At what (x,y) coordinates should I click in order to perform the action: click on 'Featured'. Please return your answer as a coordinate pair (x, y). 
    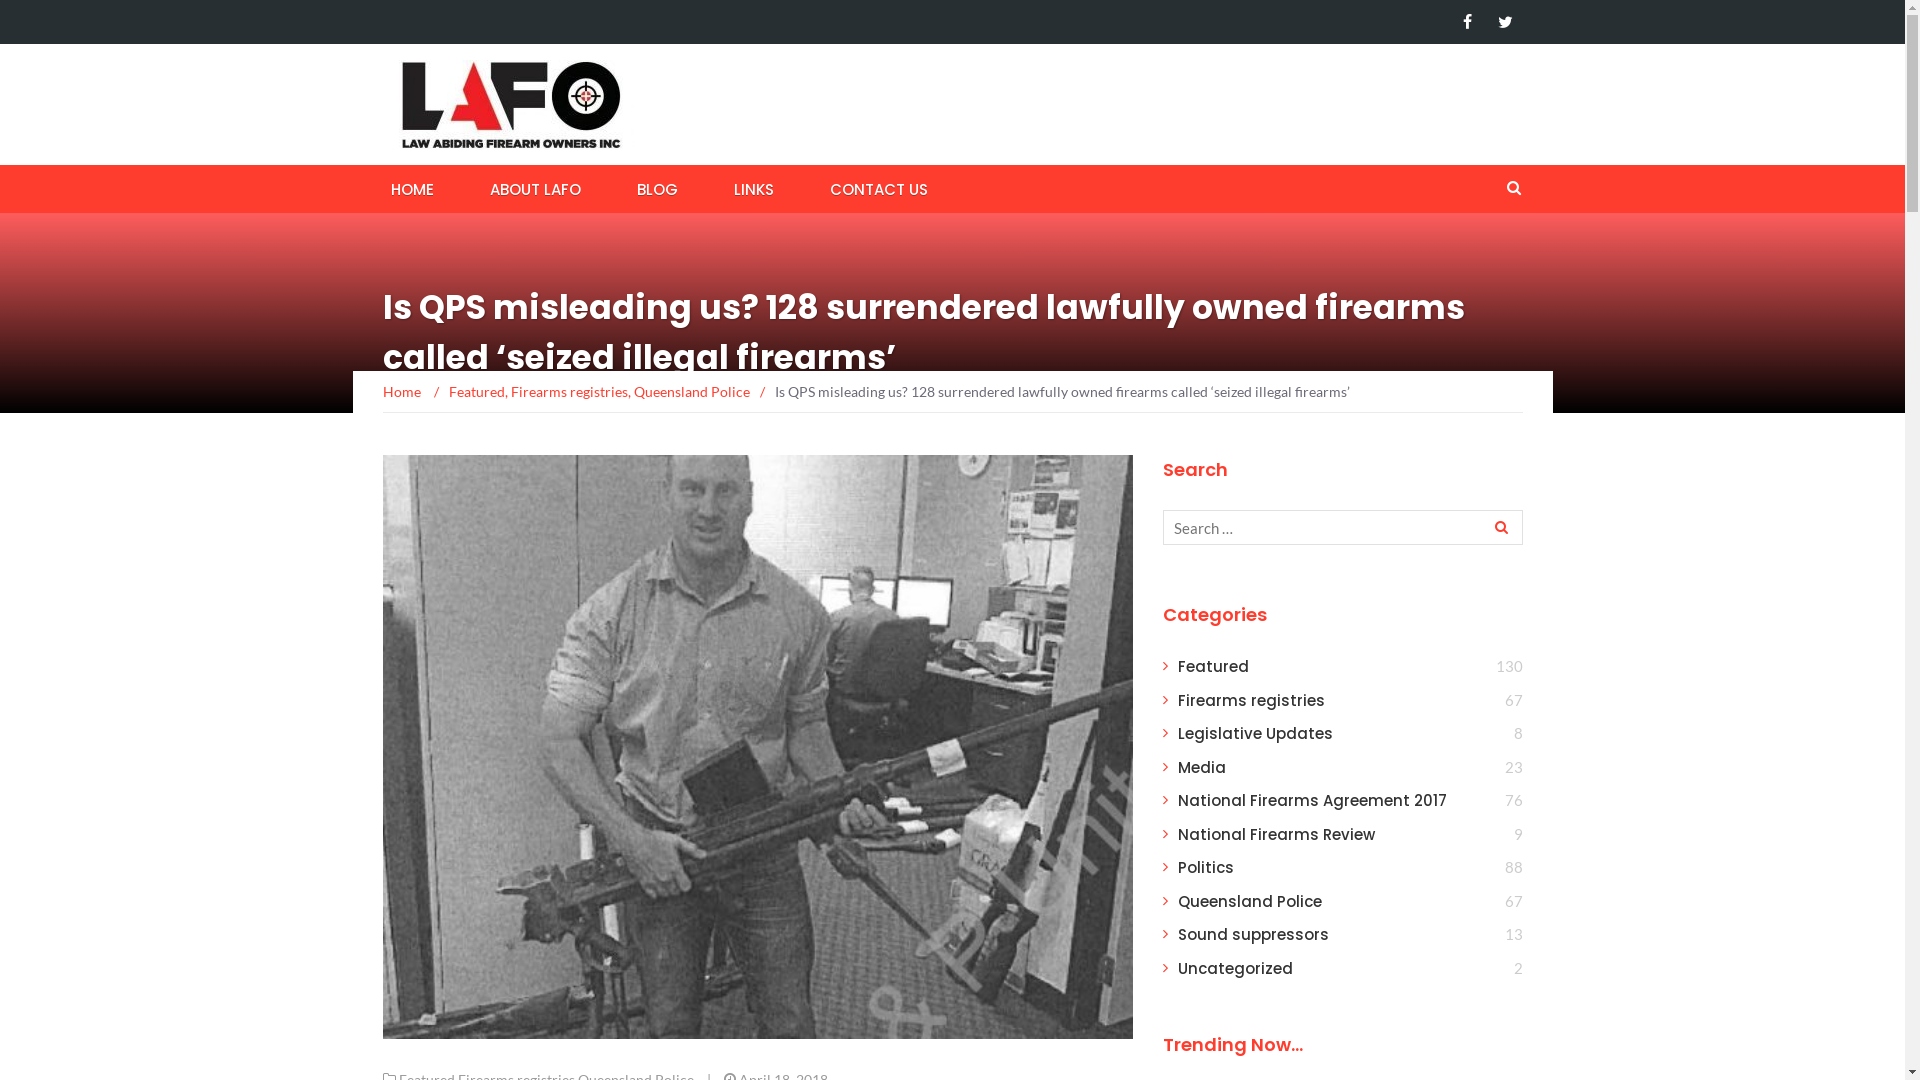
    Looking at the image, I should click on (1212, 666).